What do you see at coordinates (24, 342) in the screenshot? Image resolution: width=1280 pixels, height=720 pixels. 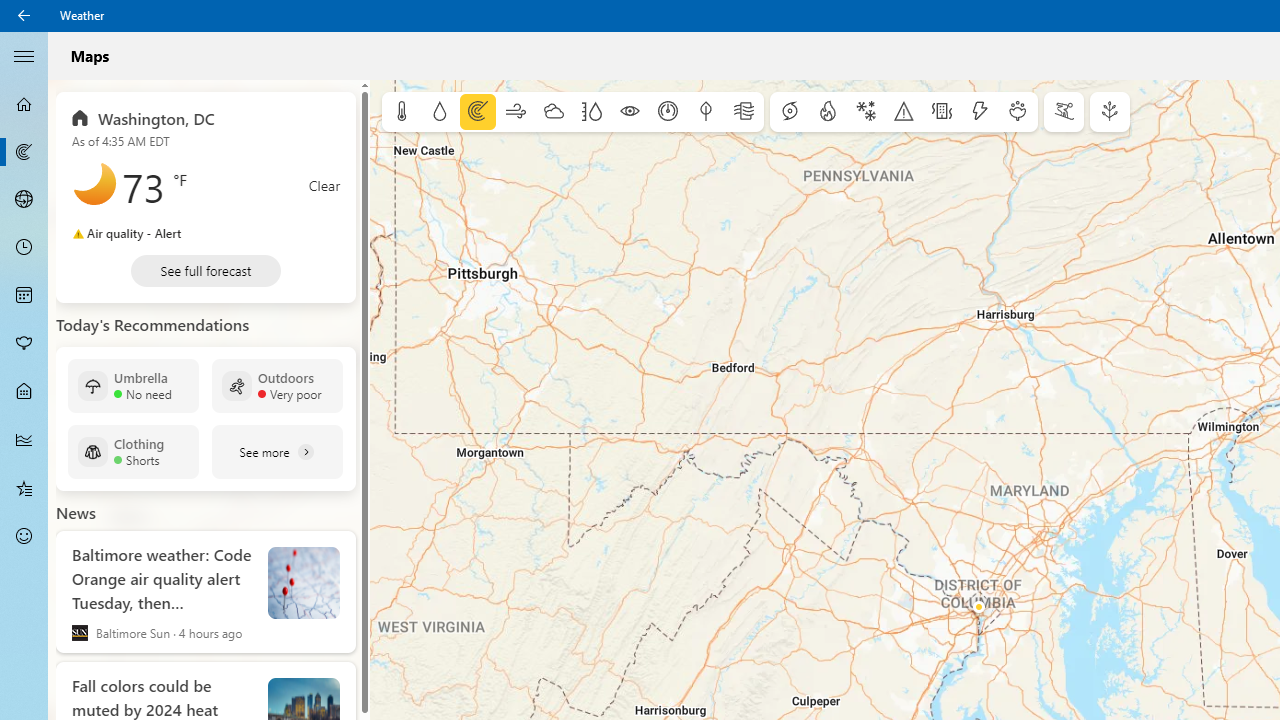 I see `'Pollen - Not Selected'` at bounding box center [24, 342].